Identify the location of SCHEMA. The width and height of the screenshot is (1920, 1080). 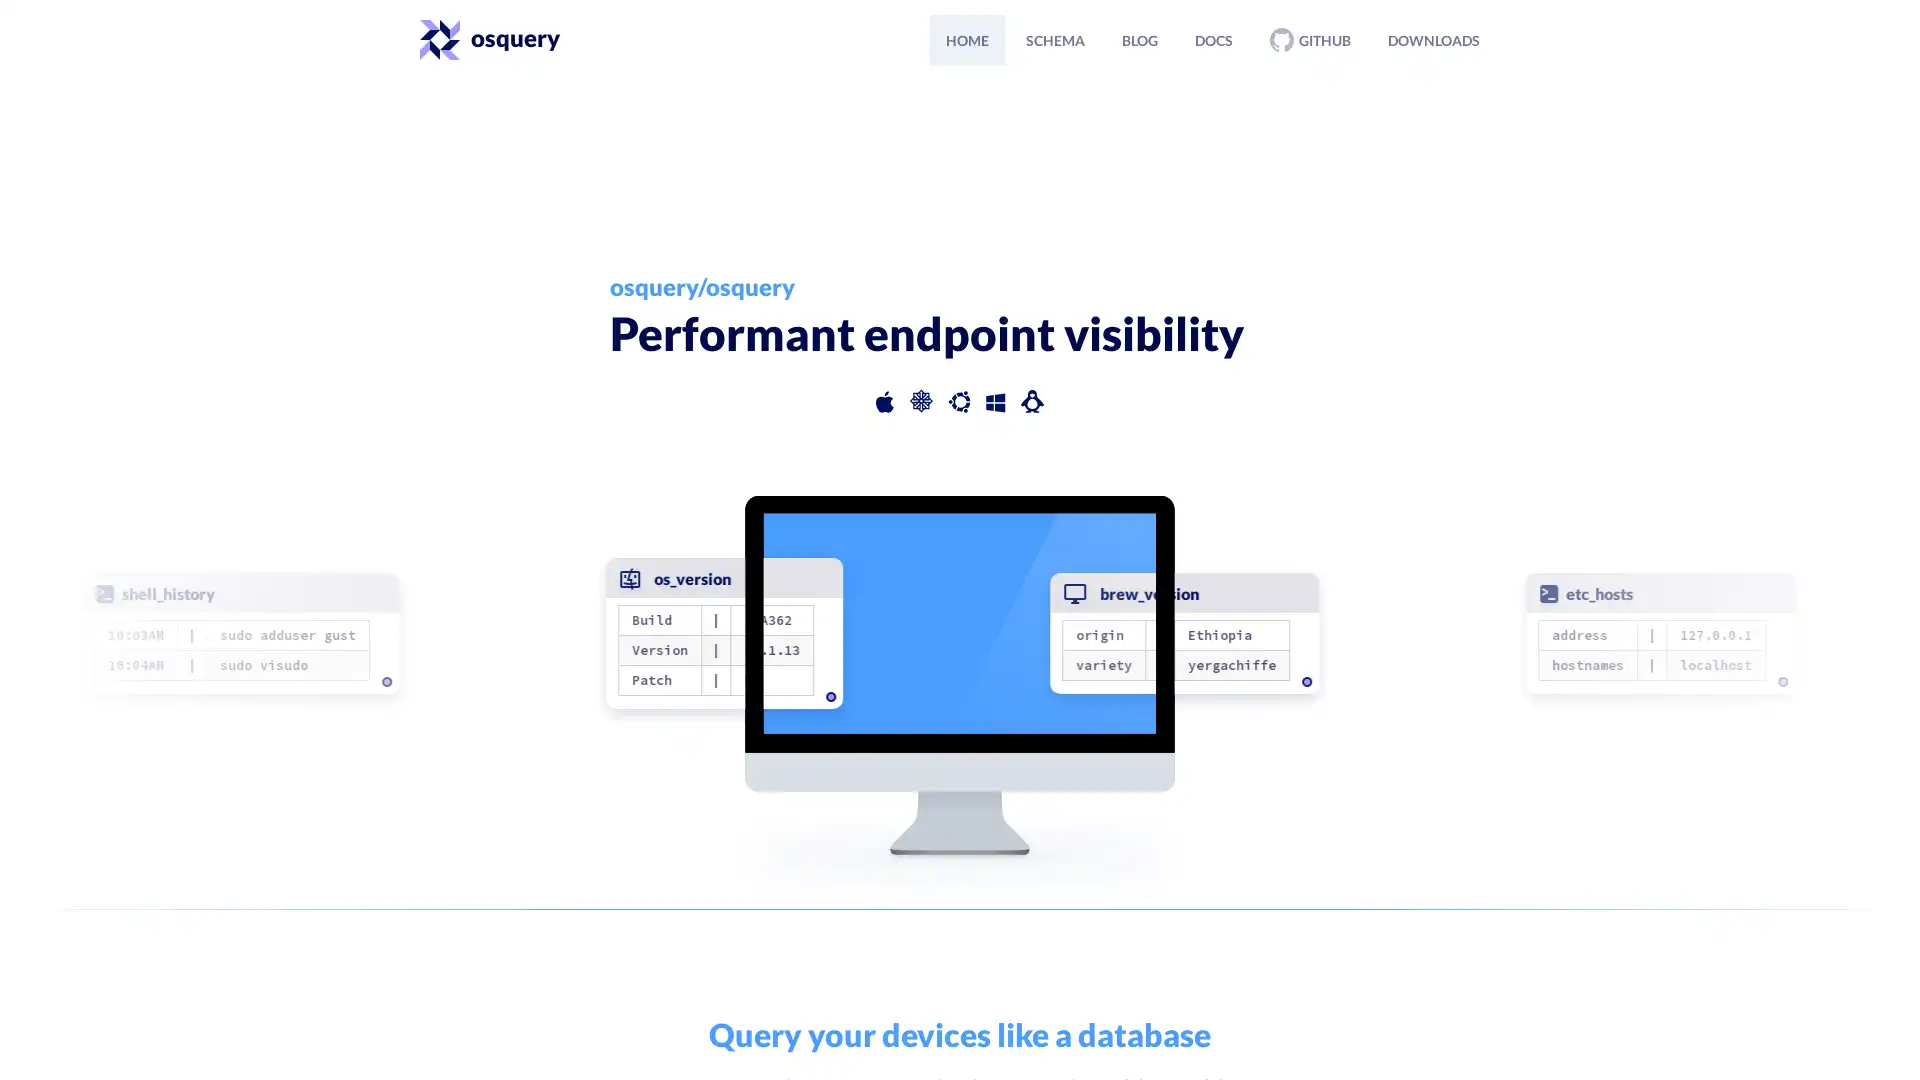
(1054, 39).